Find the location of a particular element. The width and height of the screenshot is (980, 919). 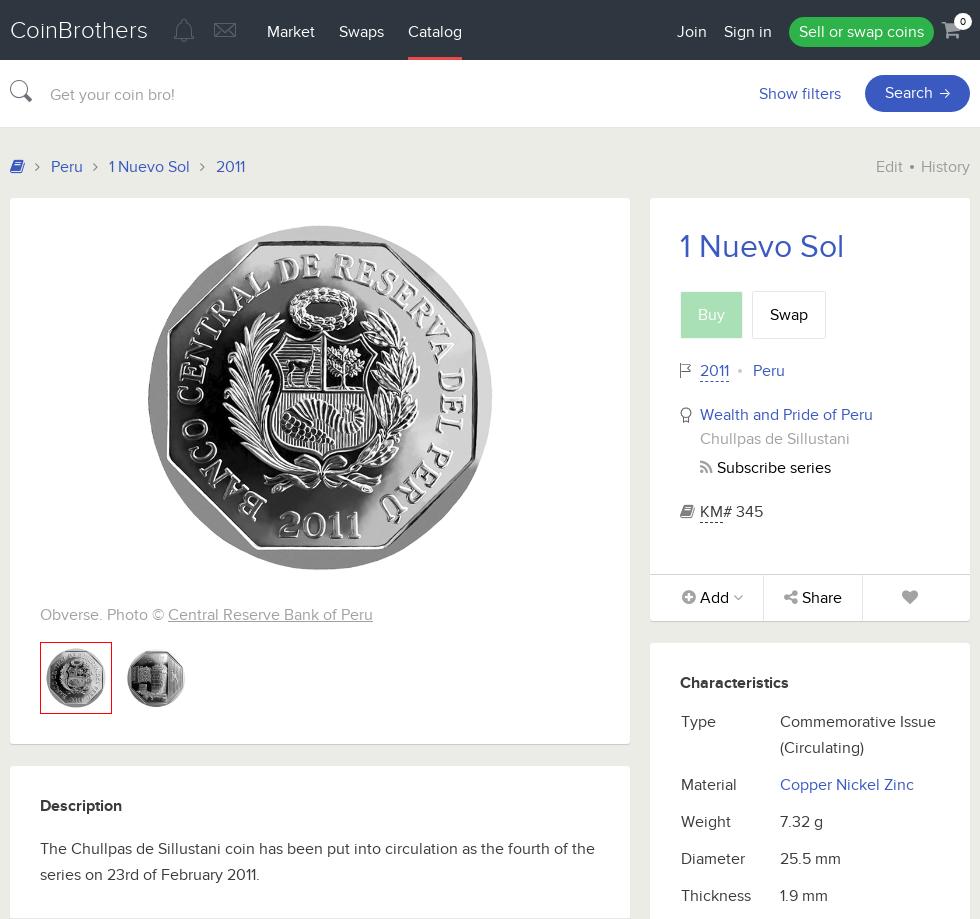

'Weight' is located at coordinates (681, 822).